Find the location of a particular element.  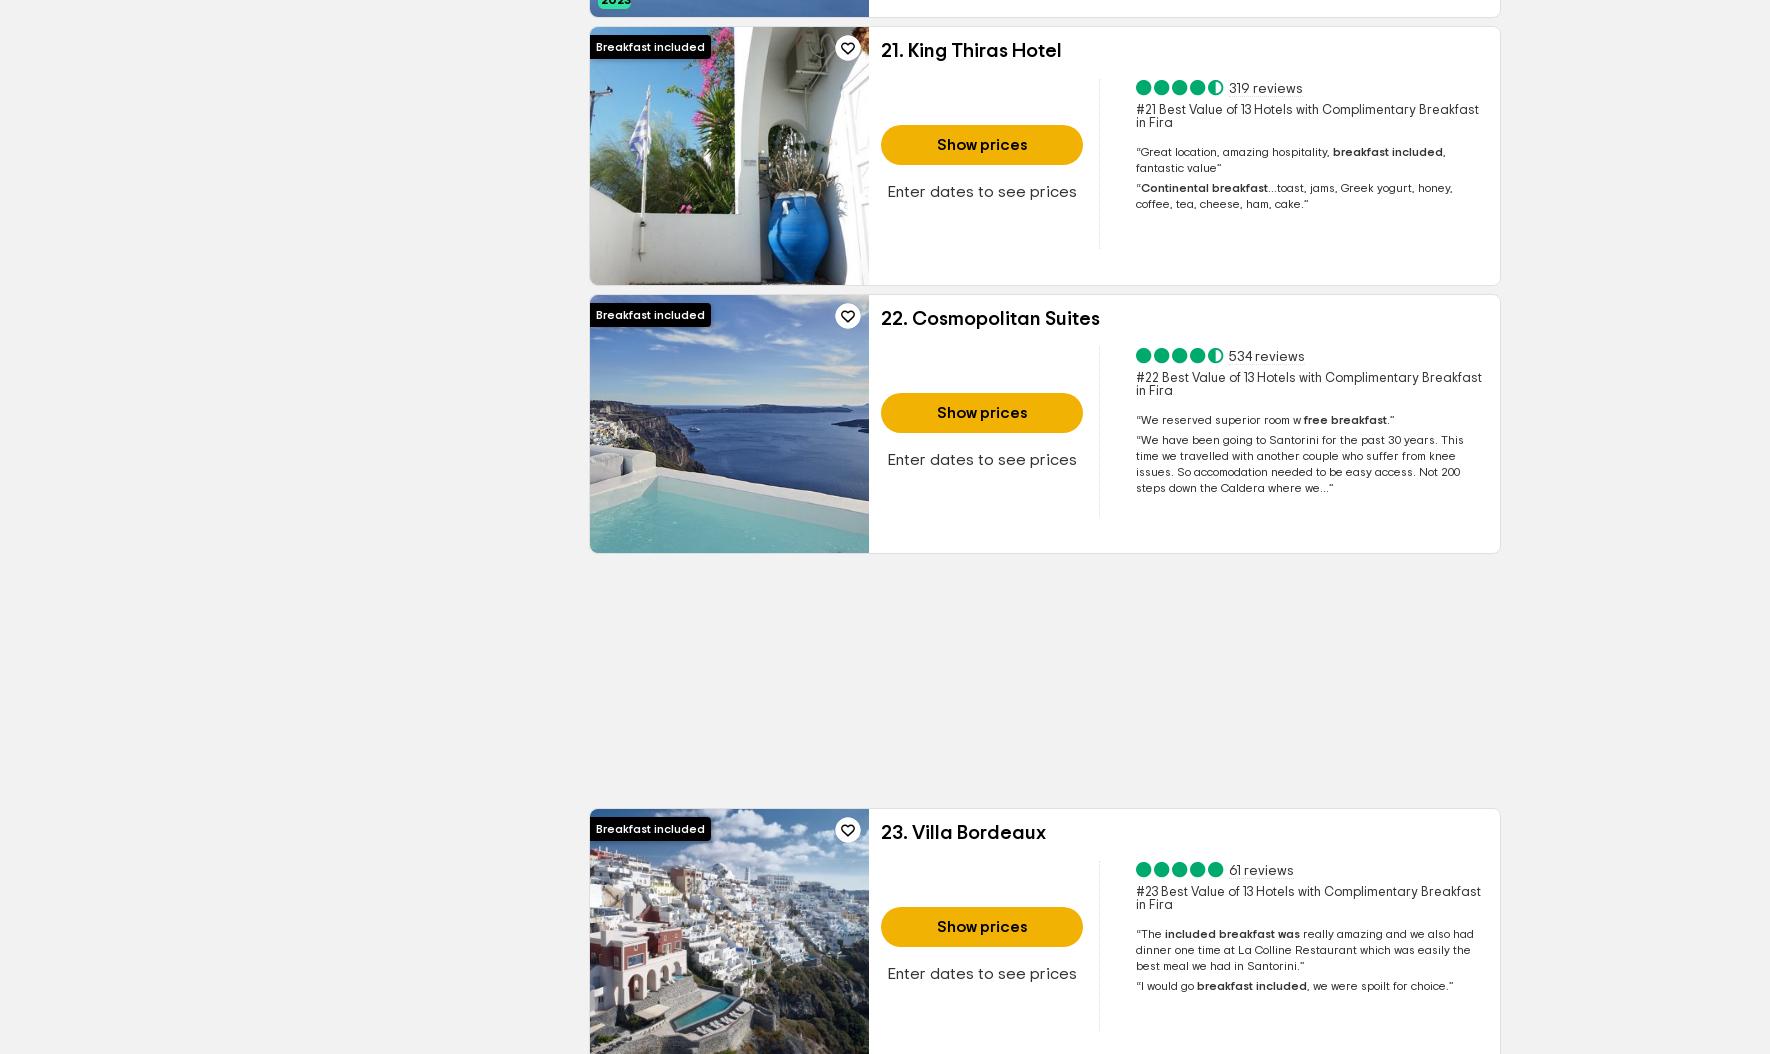

'#21 Best Value of 13 Hotels with Complimentary Breakfast in Fira' is located at coordinates (1305, 116).